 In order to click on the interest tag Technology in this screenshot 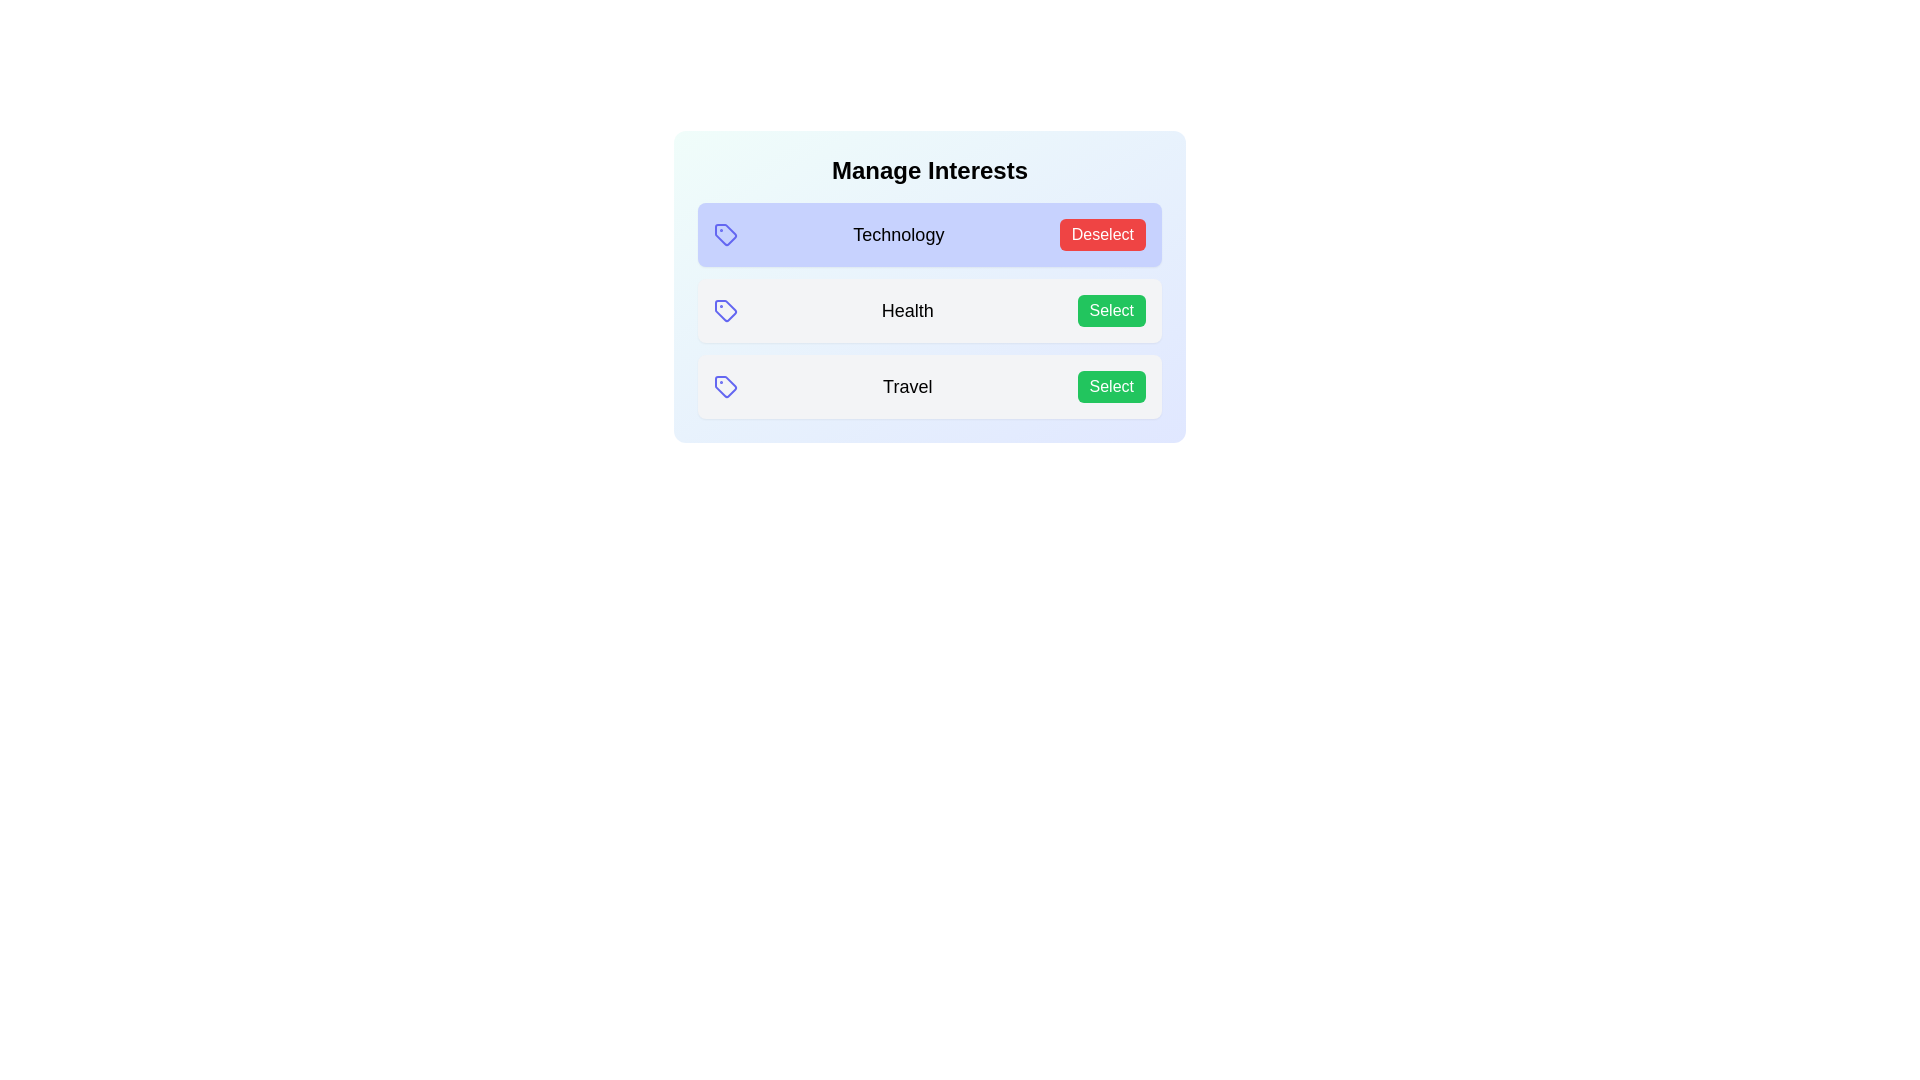, I will do `click(1101, 234)`.